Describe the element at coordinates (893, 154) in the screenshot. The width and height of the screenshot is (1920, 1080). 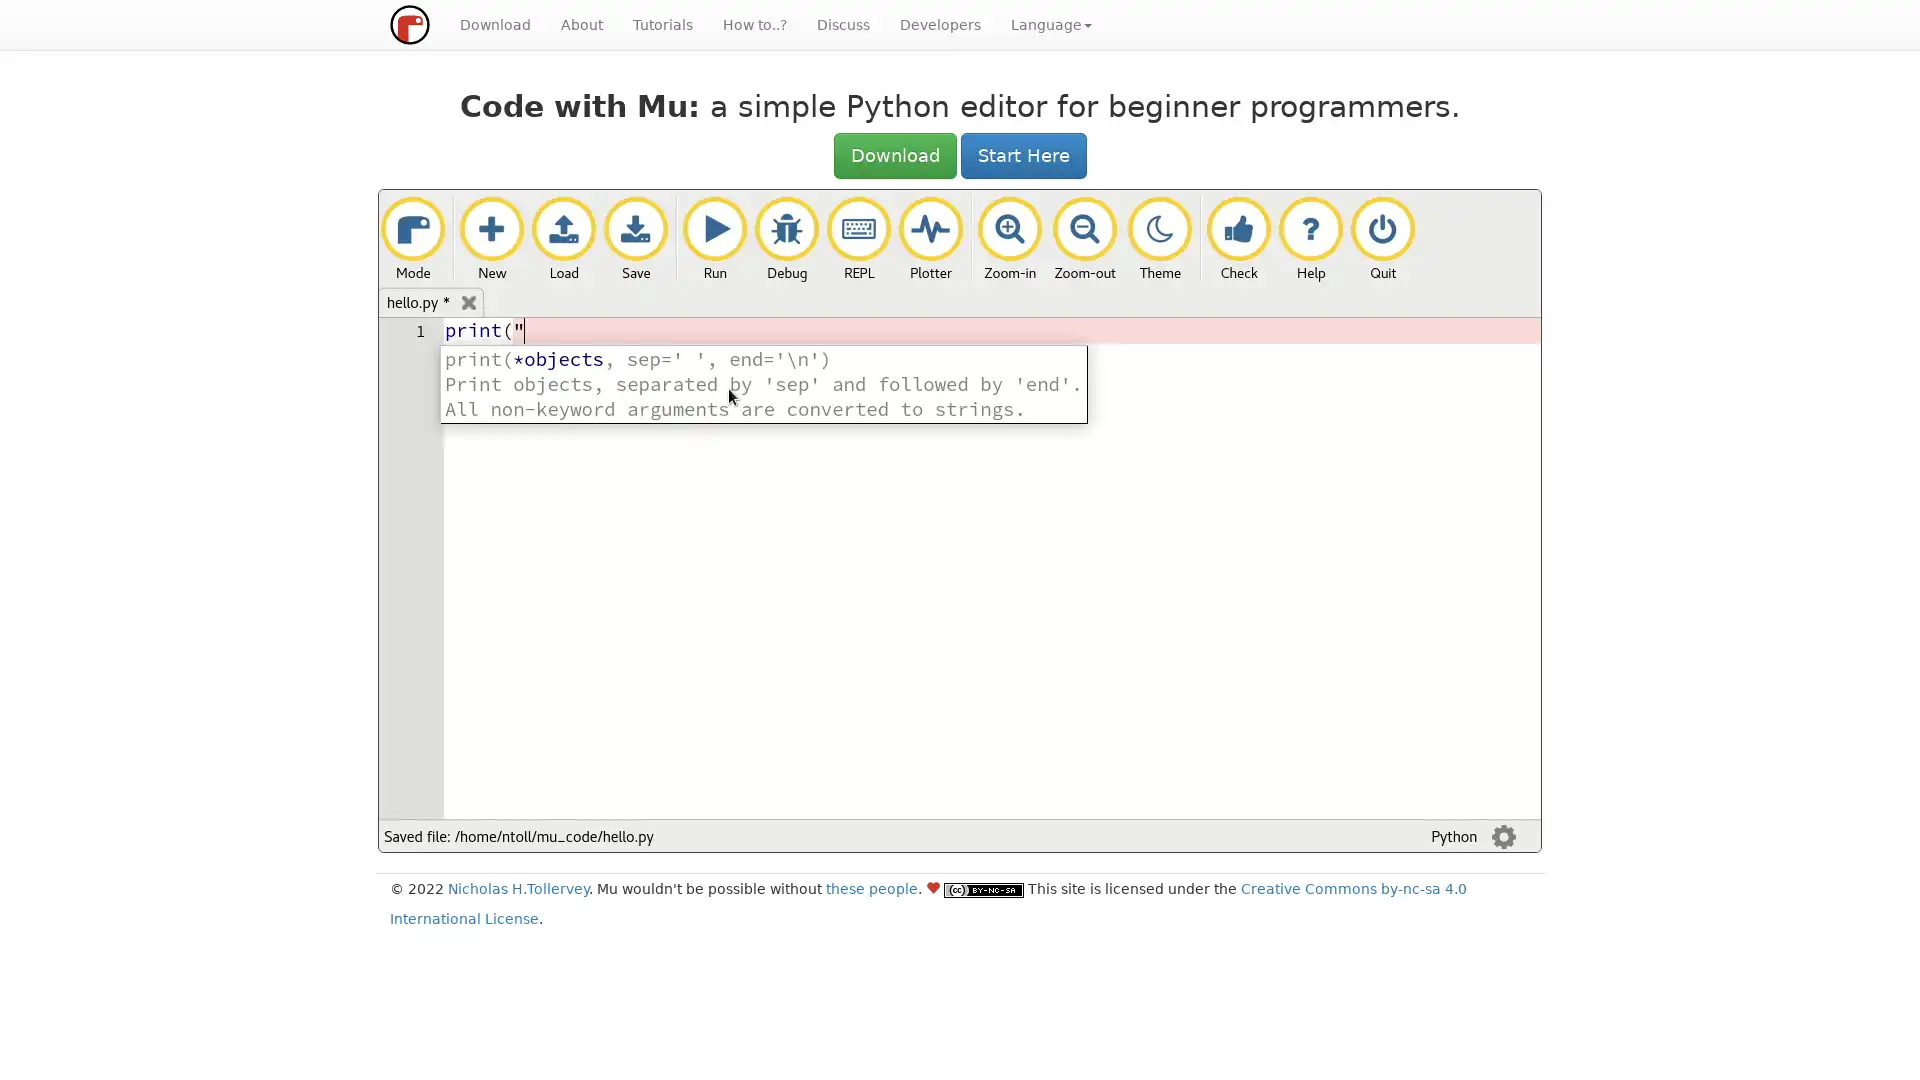
I see `Download` at that location.